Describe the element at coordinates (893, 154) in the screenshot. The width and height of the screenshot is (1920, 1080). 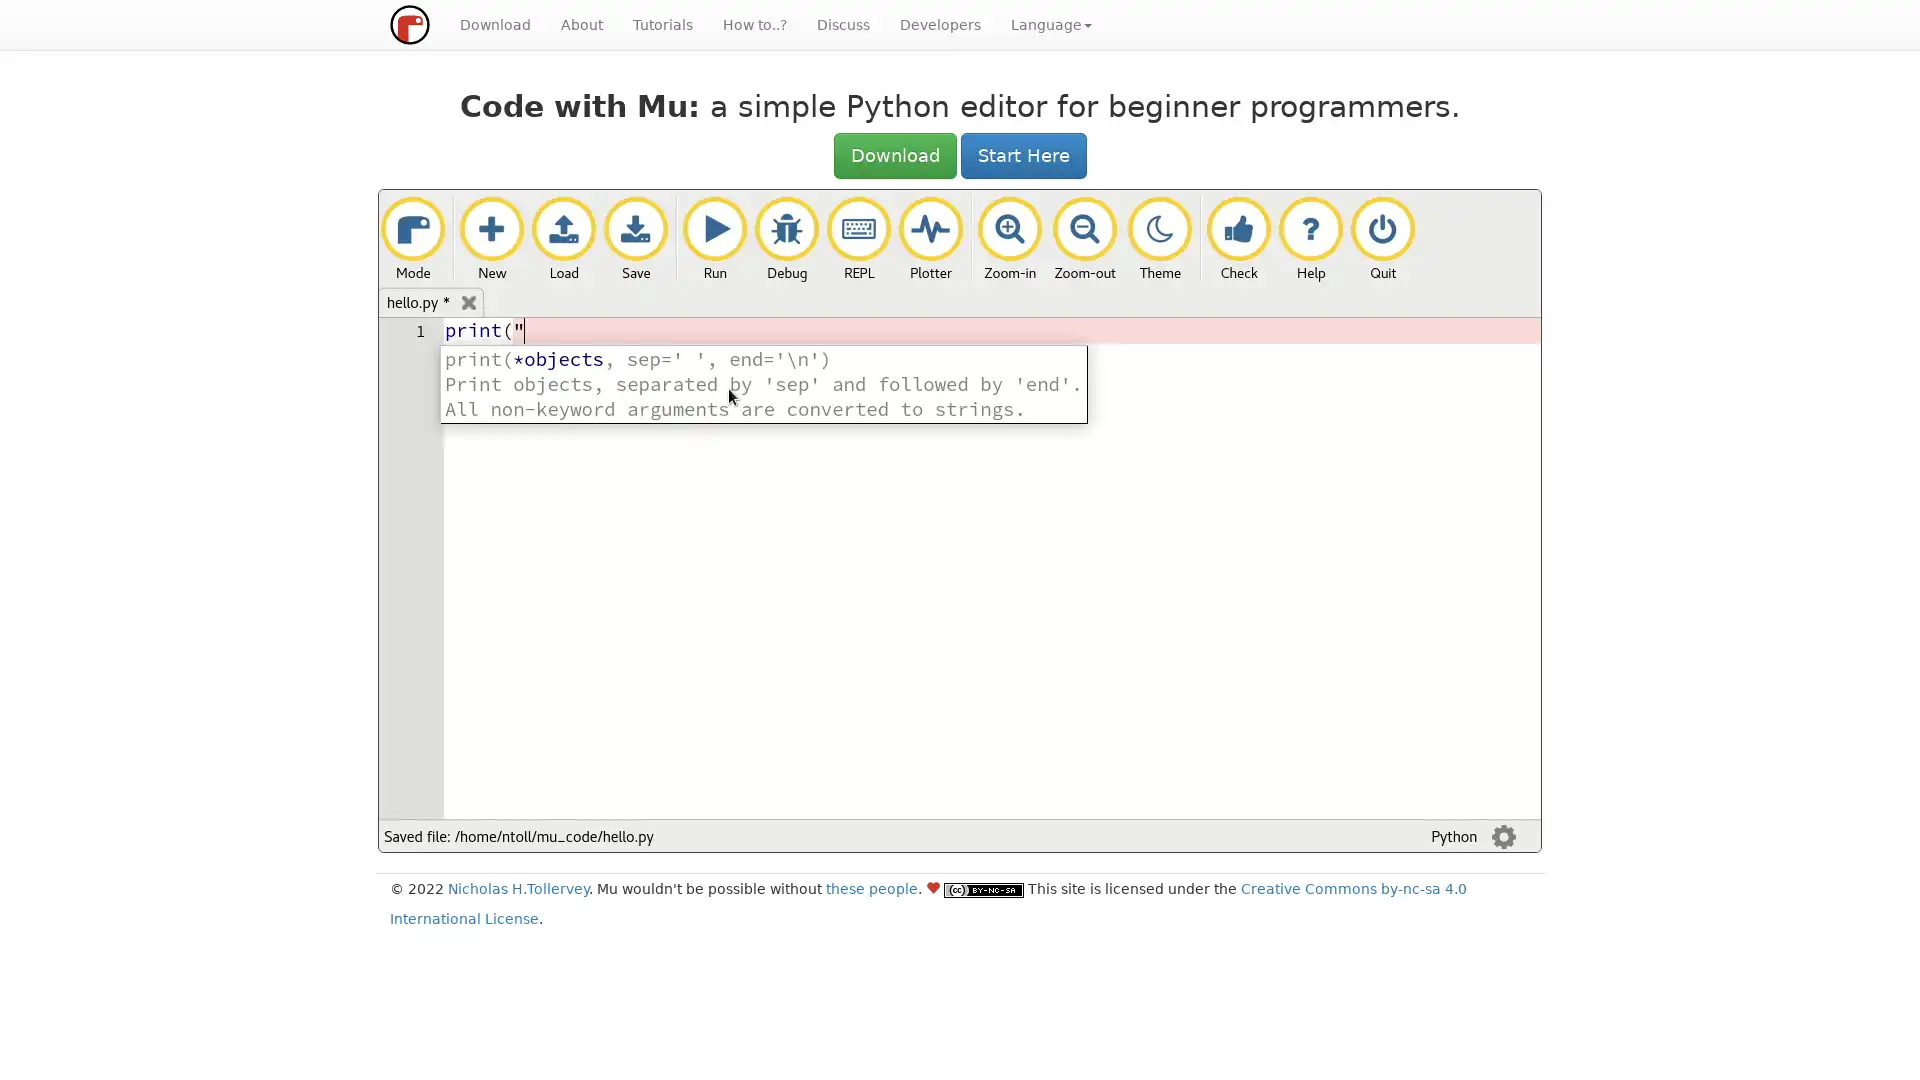
I see `Download` at that location.